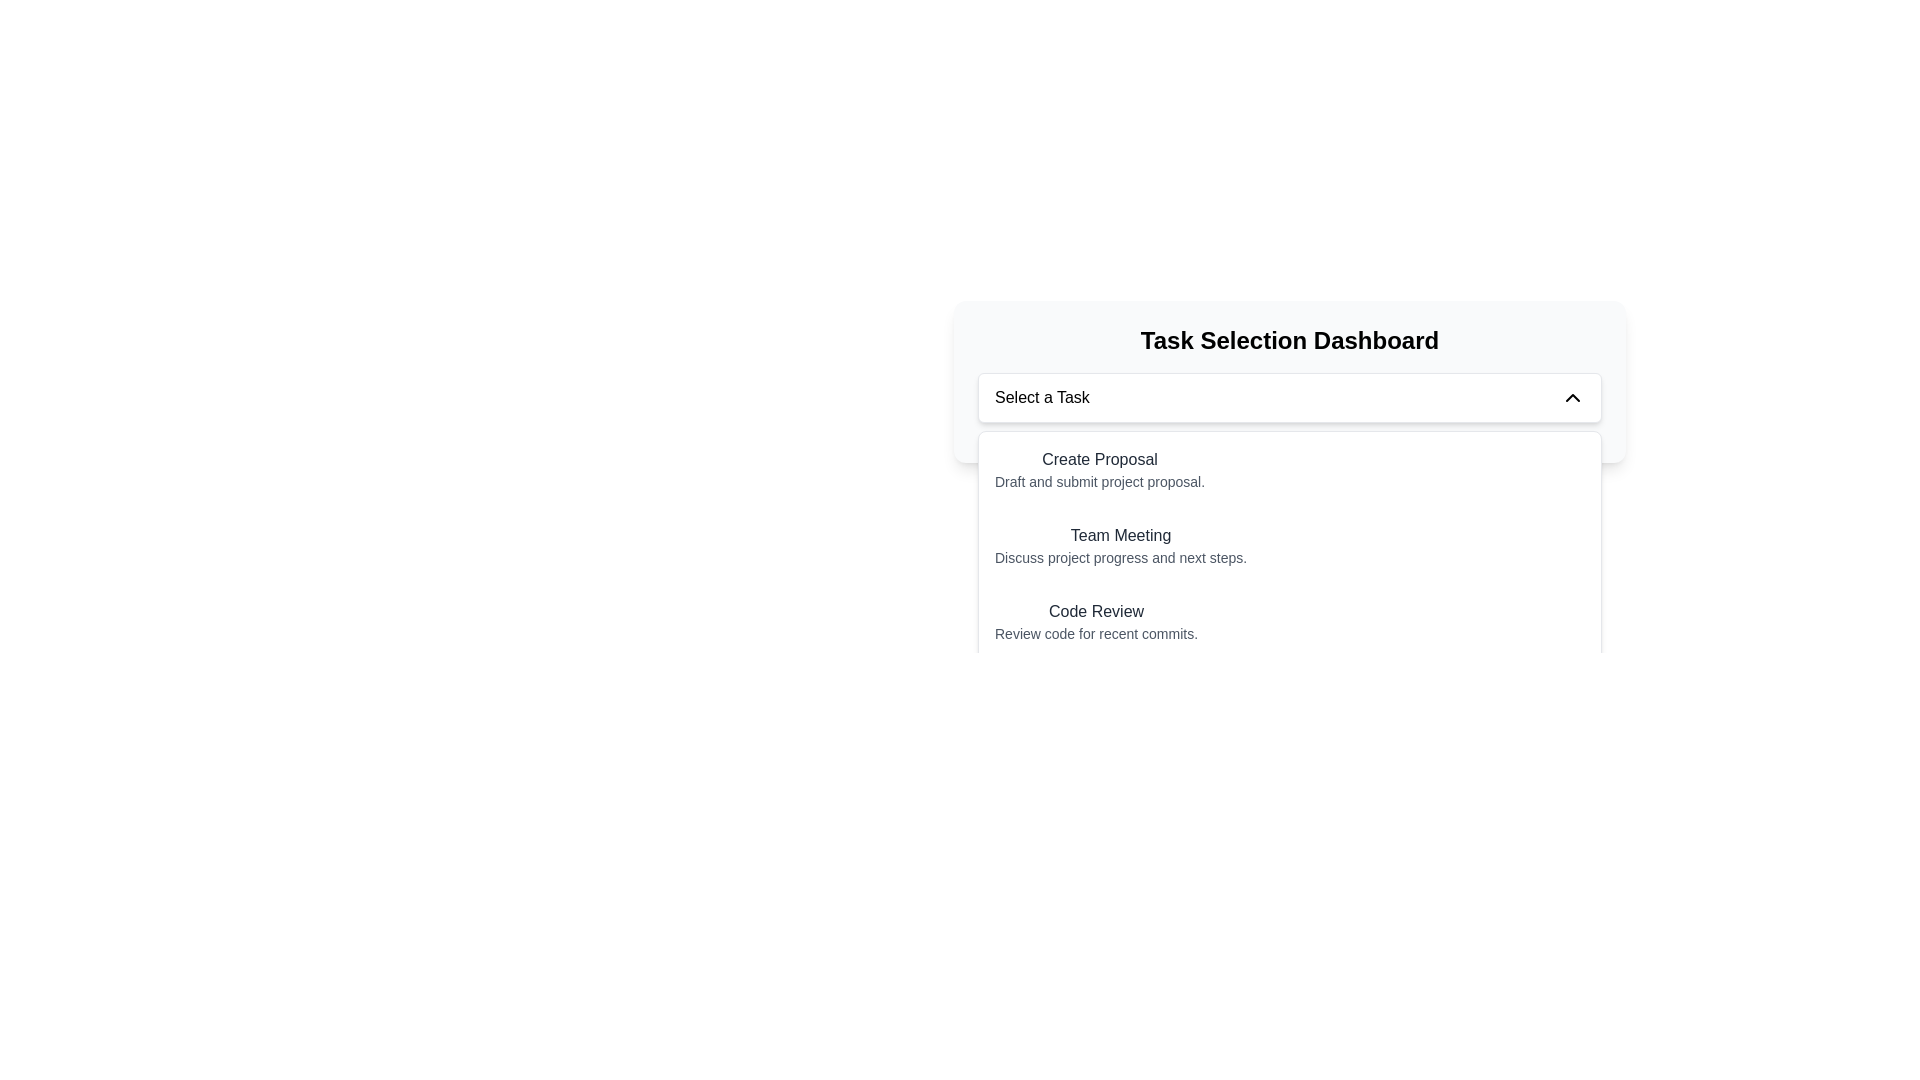  Describe the element at coordinates (1290, 546) in the screenshot. I see `the list item titled 'Team Meeting'` at that location.